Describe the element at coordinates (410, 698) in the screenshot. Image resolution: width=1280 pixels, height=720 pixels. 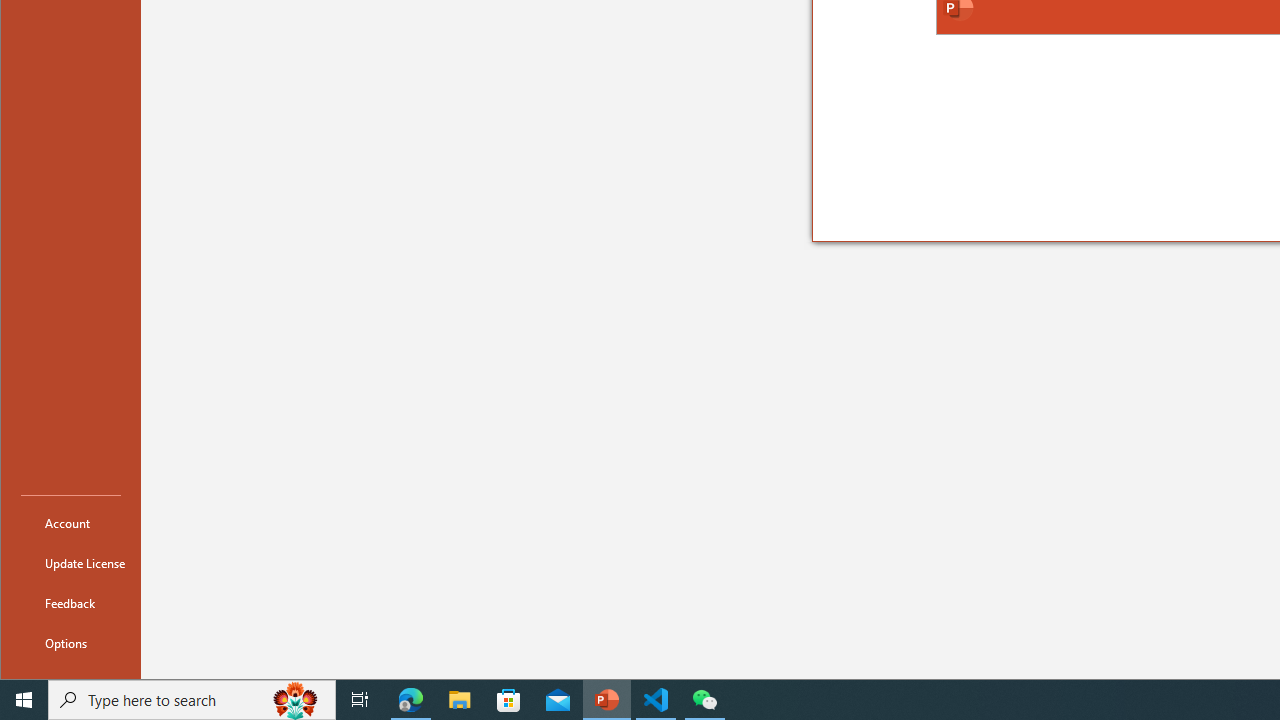
I see `'Microsoft Edge - 1 running window'` at that location.